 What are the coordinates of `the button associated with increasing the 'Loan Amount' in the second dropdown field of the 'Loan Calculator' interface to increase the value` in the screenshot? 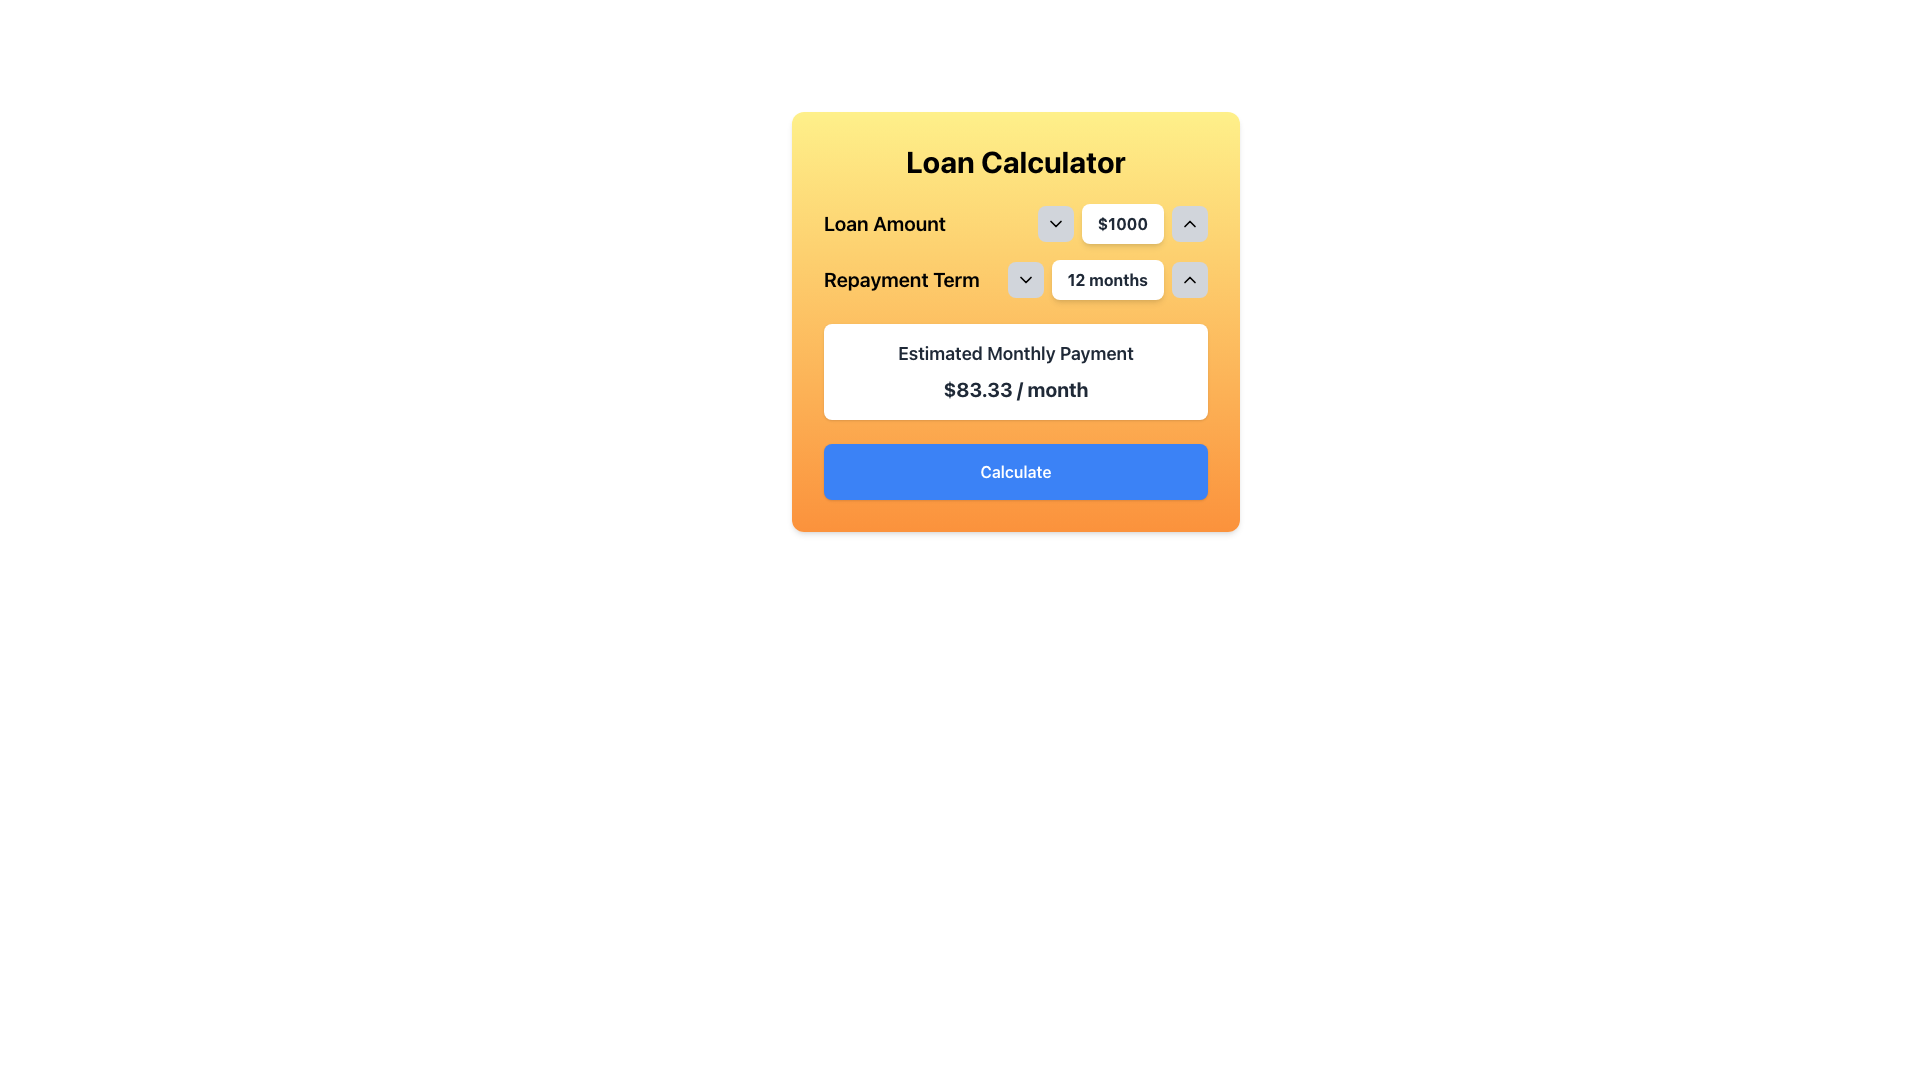 It's located at (1190, 223).